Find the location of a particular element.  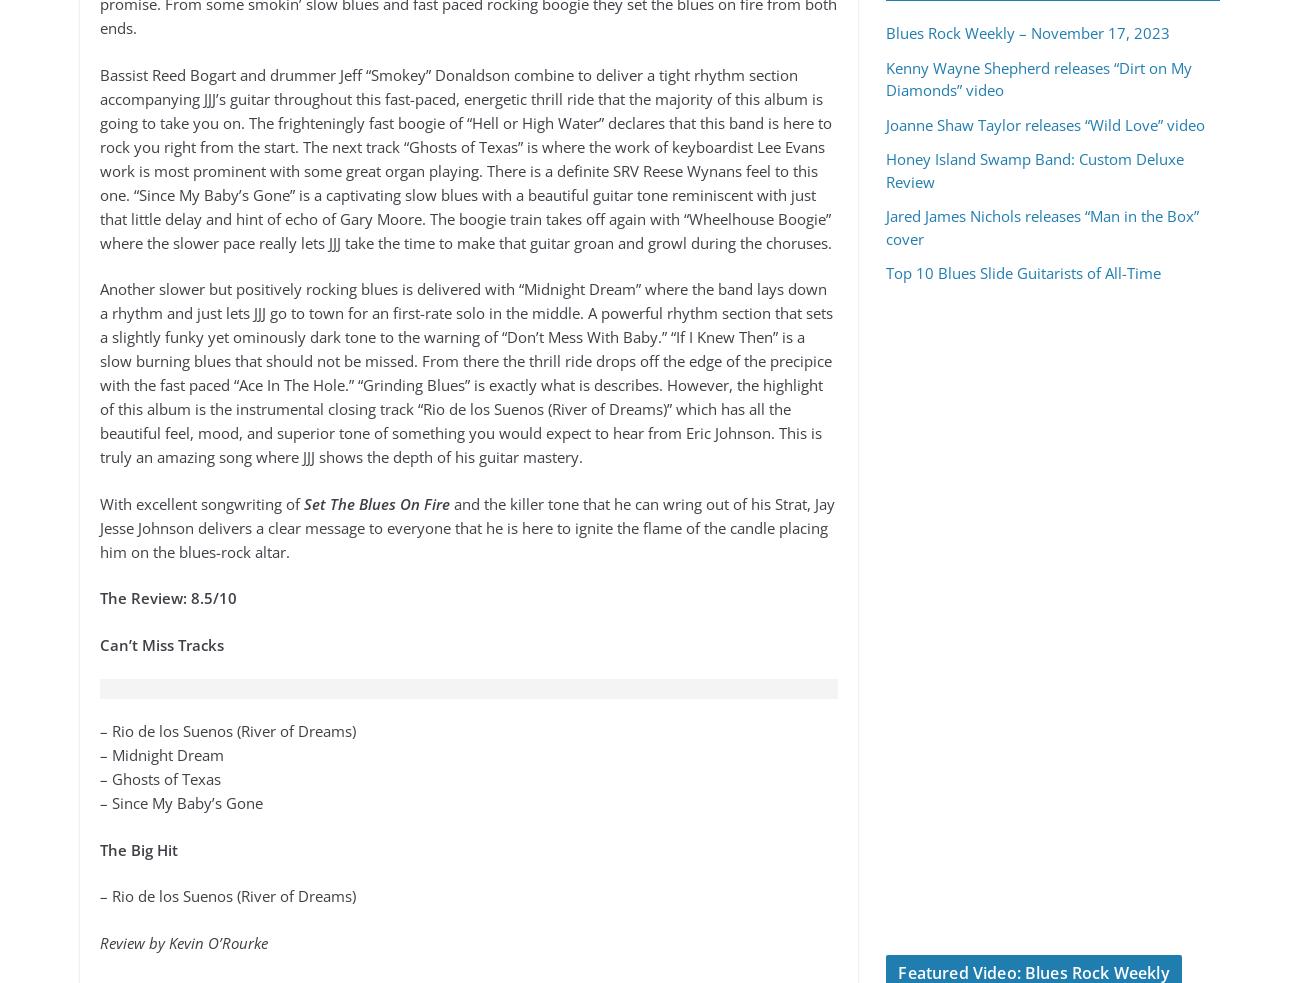

'The Big Hit' is located at coordinates (137, 849).